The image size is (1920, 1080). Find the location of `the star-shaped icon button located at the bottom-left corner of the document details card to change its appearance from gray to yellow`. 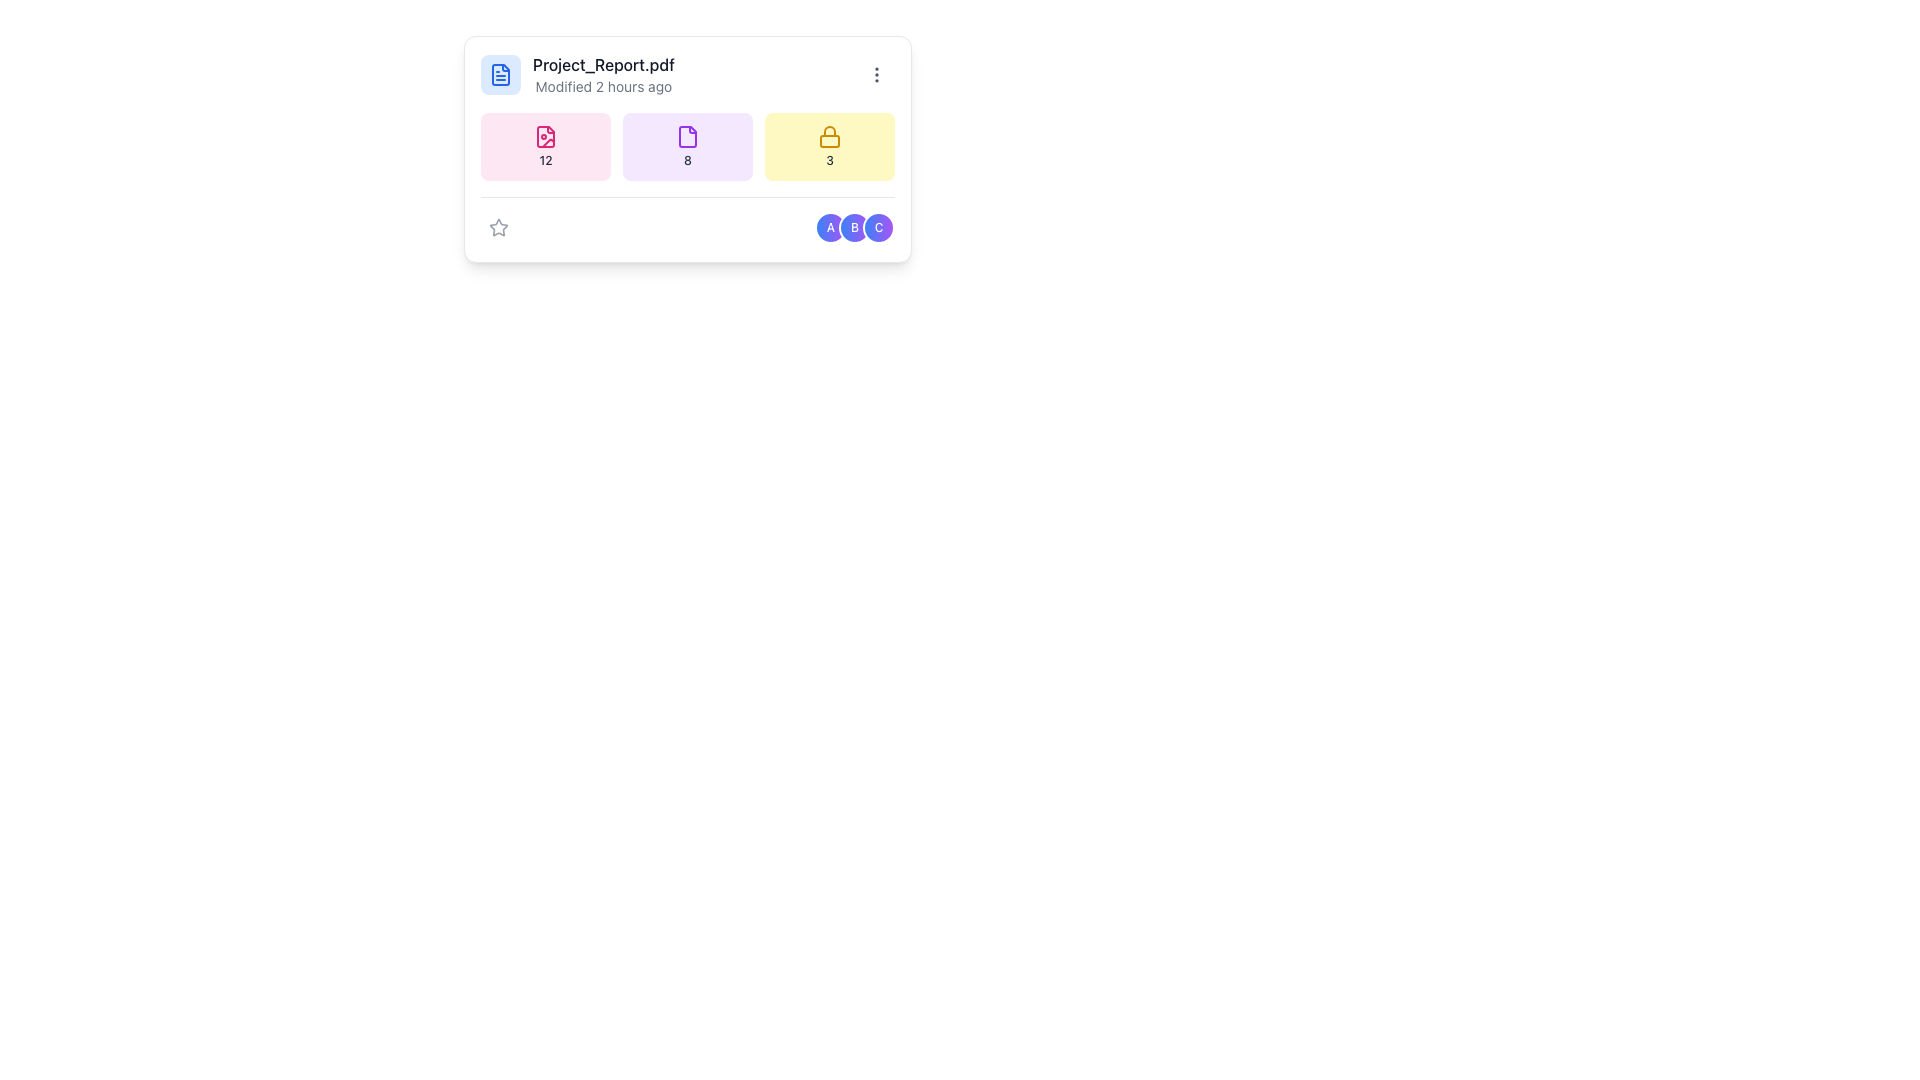

the star-shaped icon button located at the bottom-left corner of the document details card to change its appearance from gray to yellow is located at coordinates (499, 226).